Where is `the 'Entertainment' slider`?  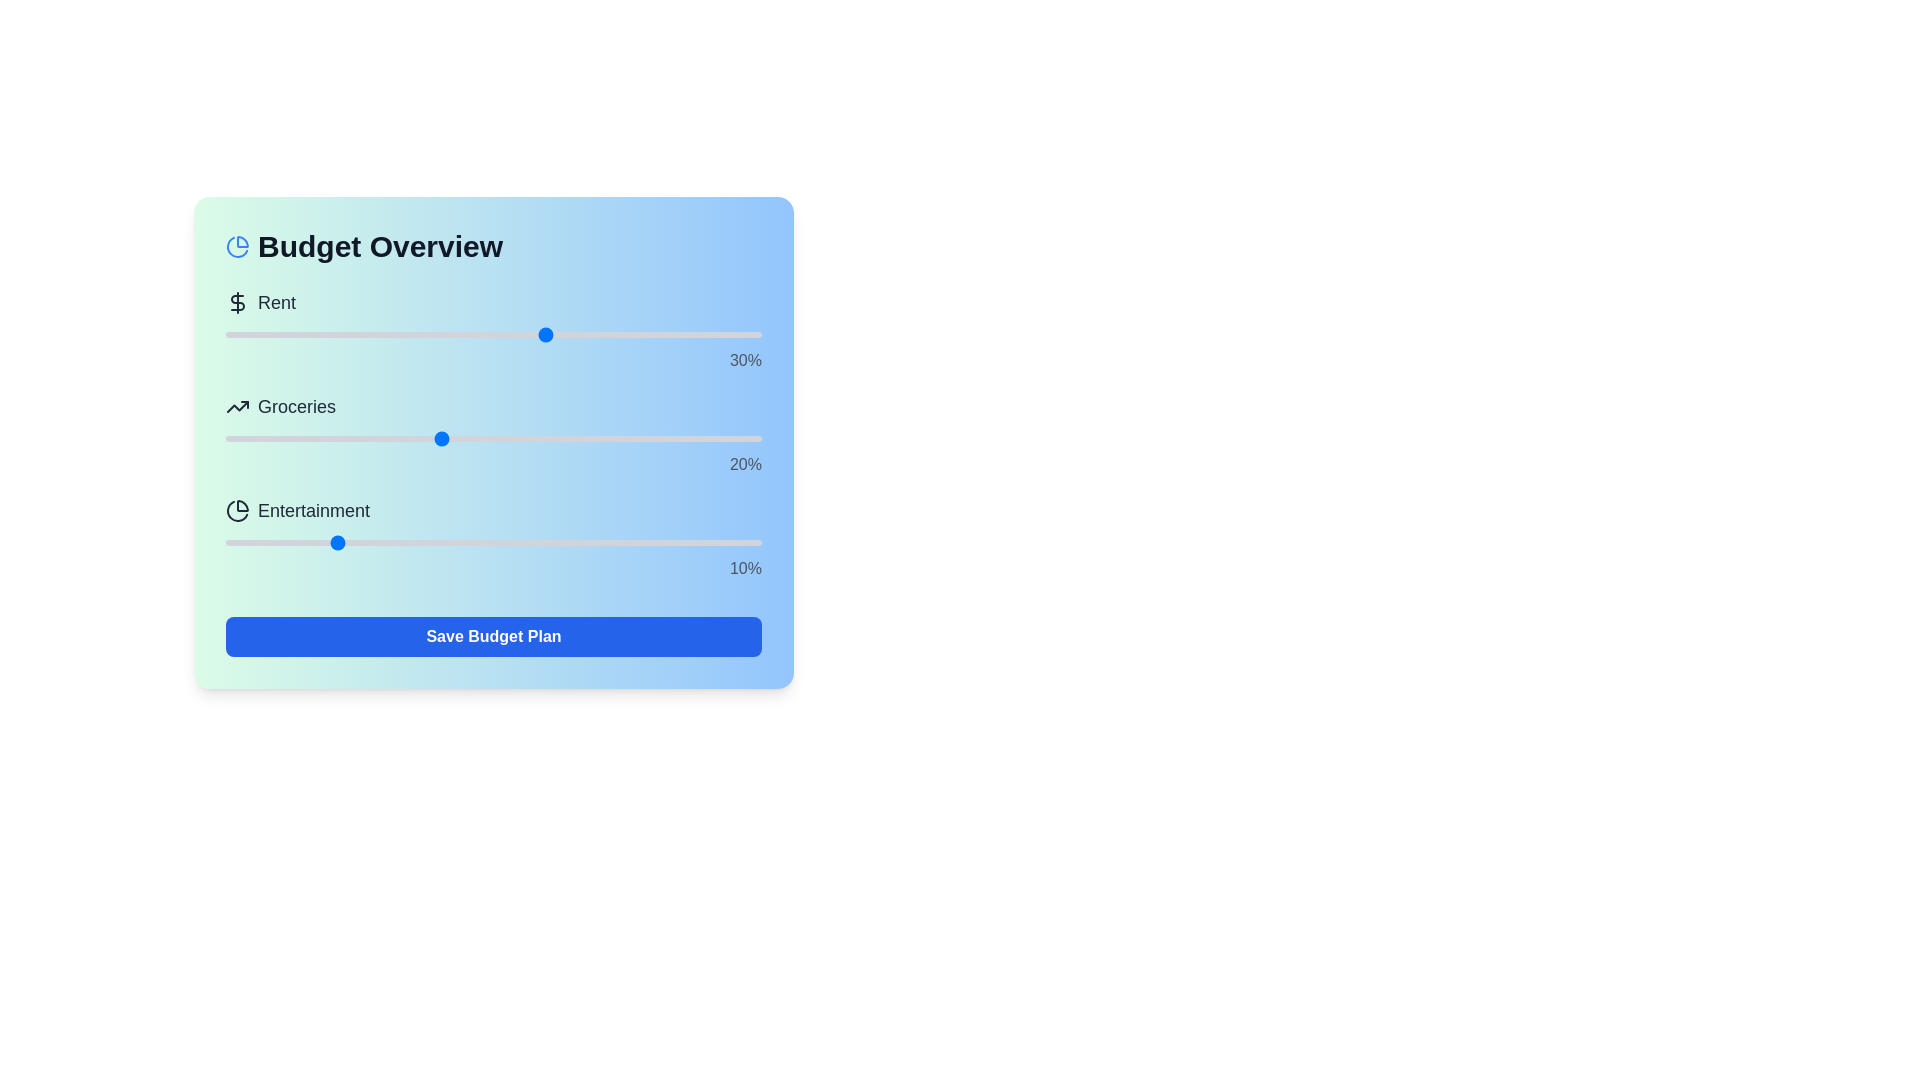
the 'Entertainment' slider is located at coordinates (697, 543).